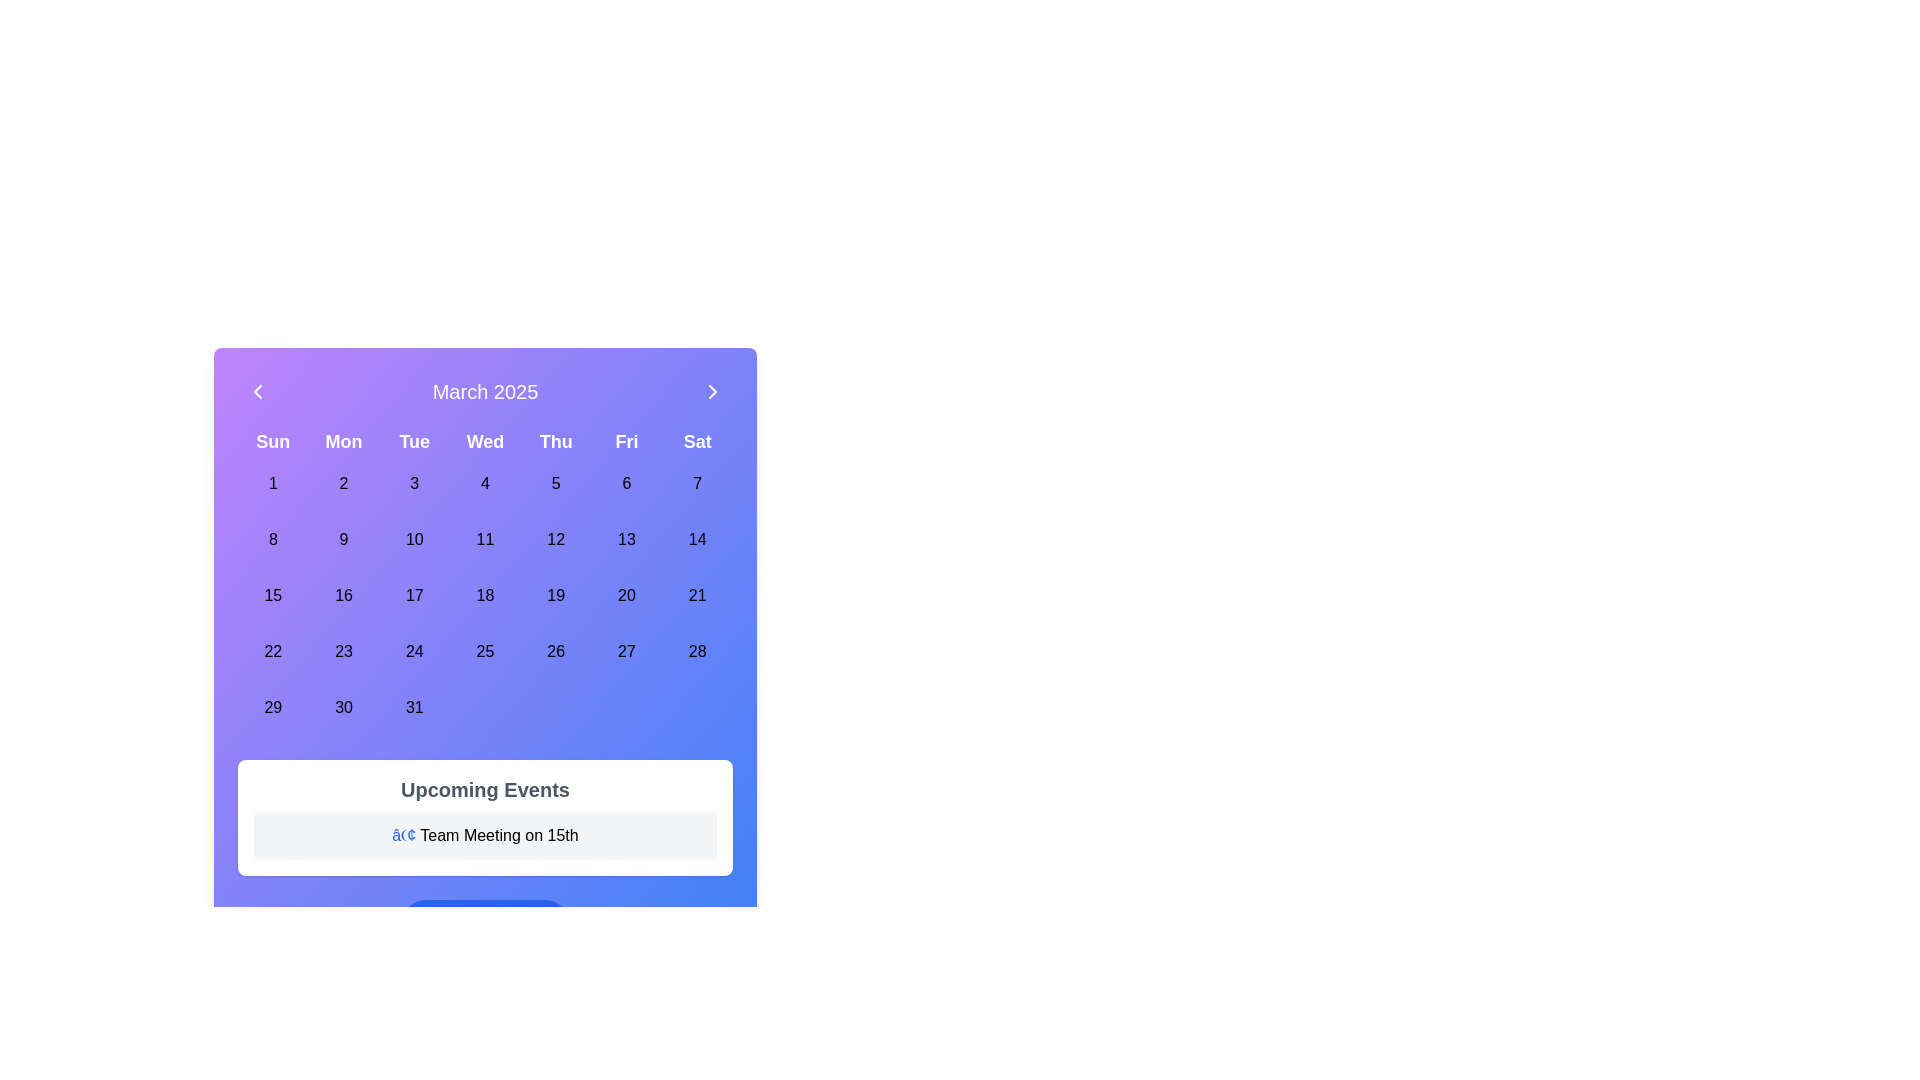 This screenshot has width=1920, height=1080. I want to click on the circular button displaying the date '28' in bold black text, located in the Saturday column of the calendar interface, so click(697, 651).